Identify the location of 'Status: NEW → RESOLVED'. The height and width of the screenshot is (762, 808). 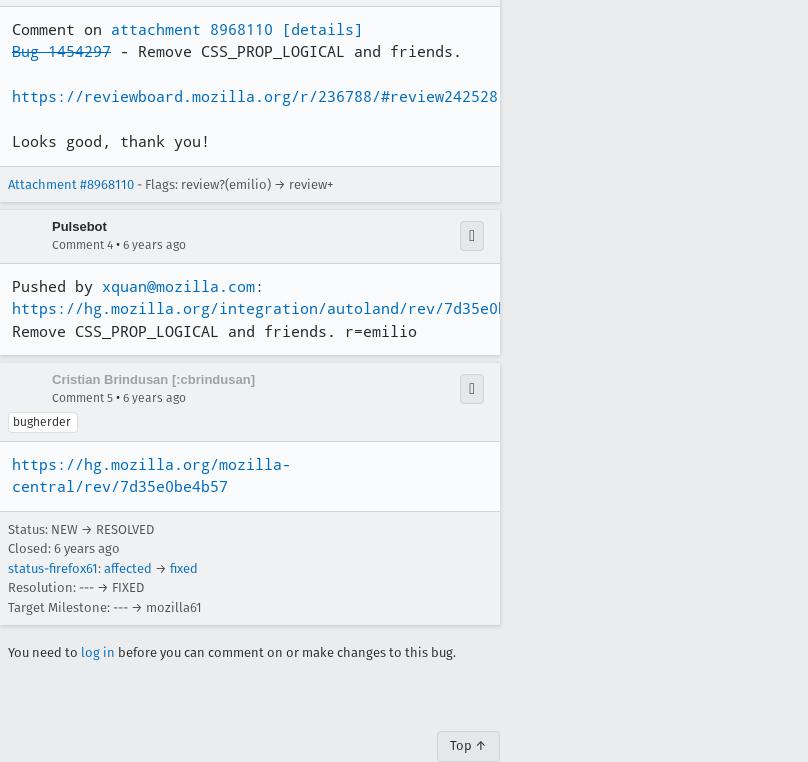
(80, 527).